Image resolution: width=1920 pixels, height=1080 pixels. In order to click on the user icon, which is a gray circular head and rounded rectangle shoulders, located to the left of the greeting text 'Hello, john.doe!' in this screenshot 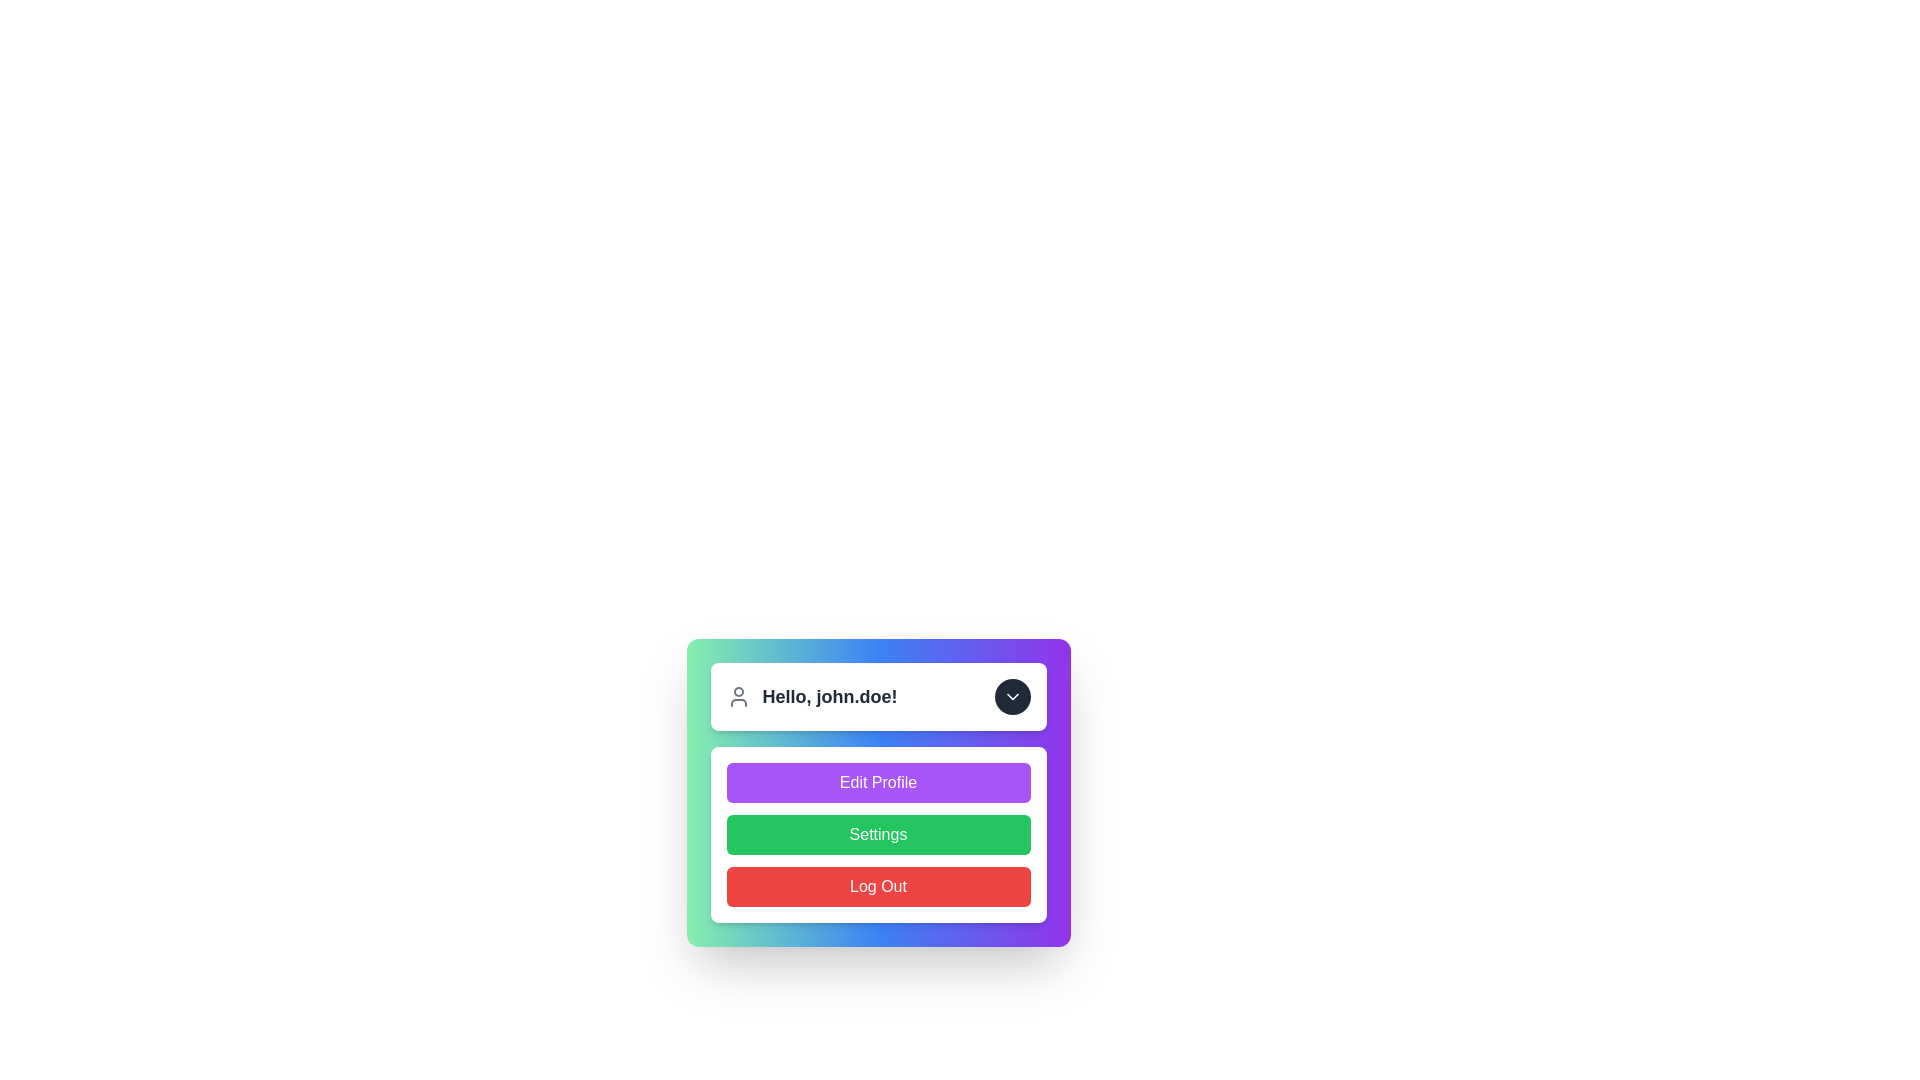, I will do `click(737, 696)`.